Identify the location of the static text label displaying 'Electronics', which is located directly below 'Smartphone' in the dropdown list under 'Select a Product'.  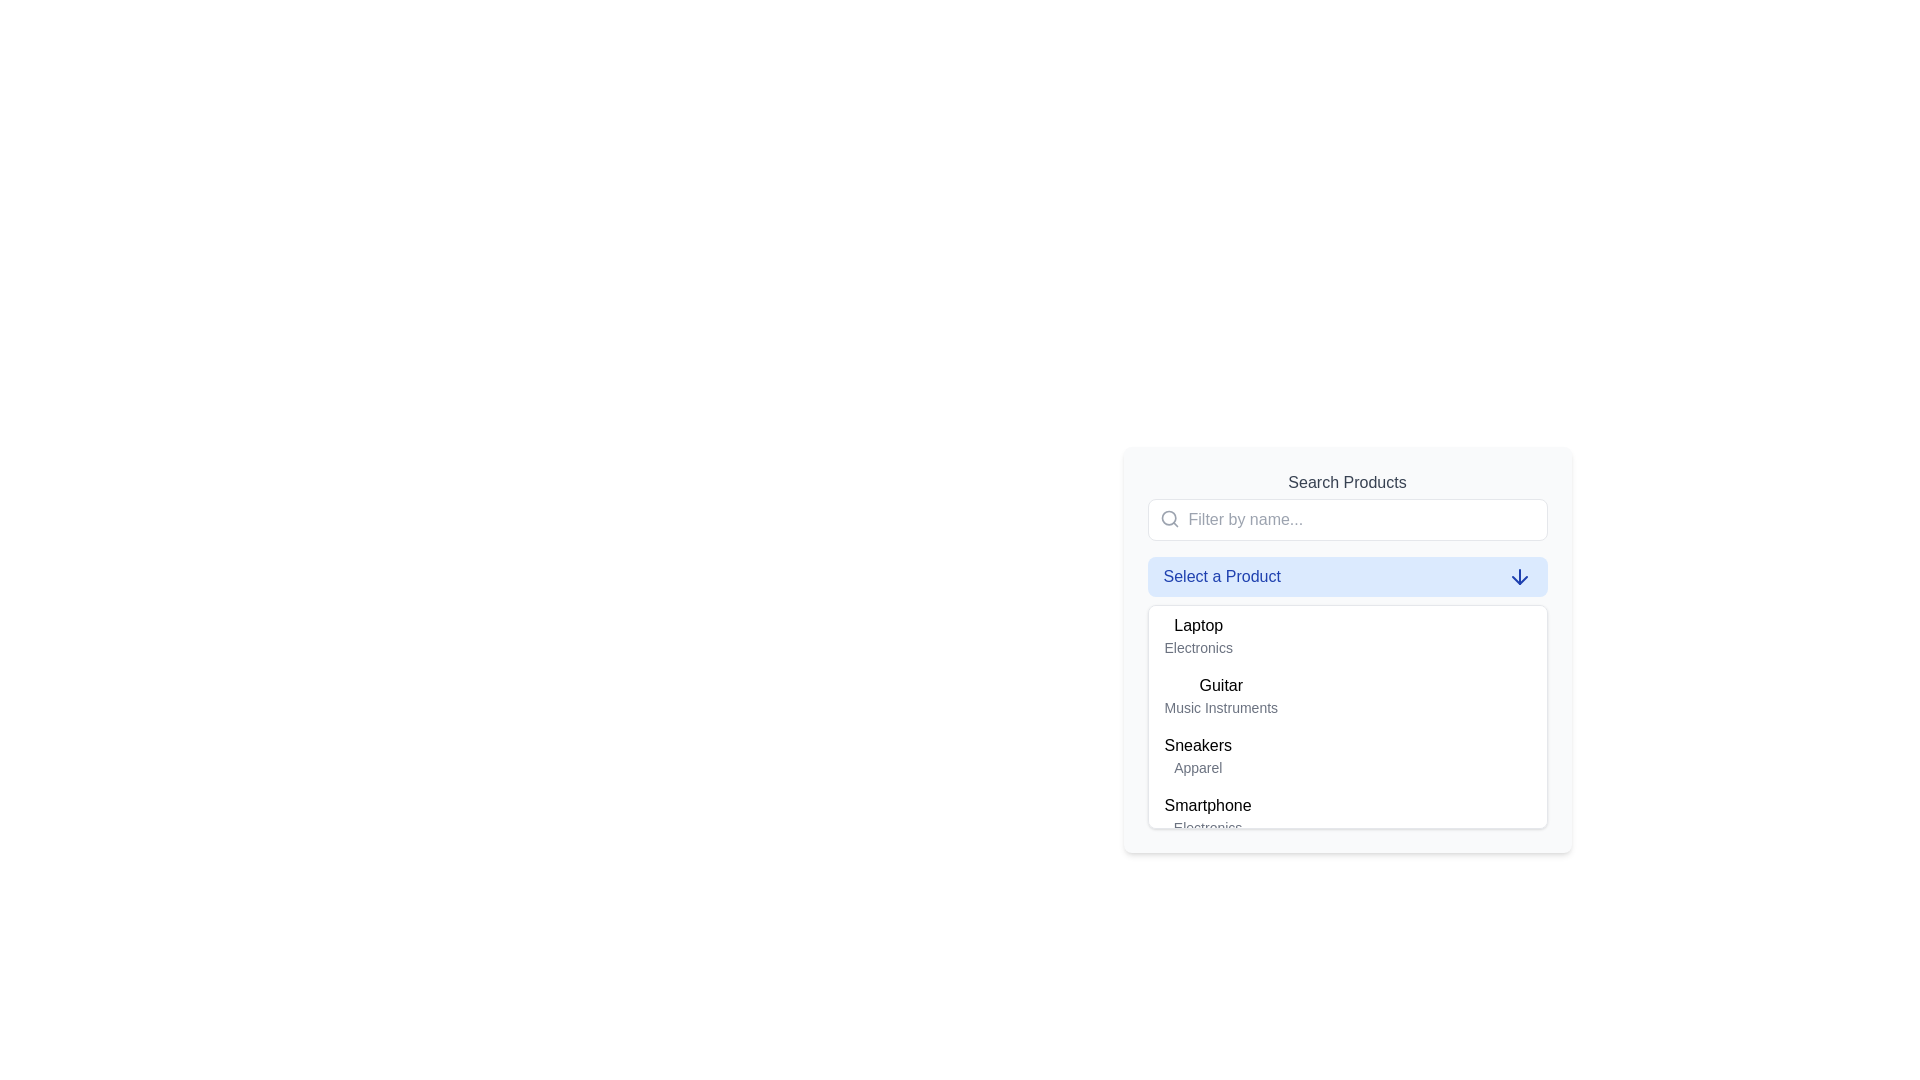
(1207, 828).